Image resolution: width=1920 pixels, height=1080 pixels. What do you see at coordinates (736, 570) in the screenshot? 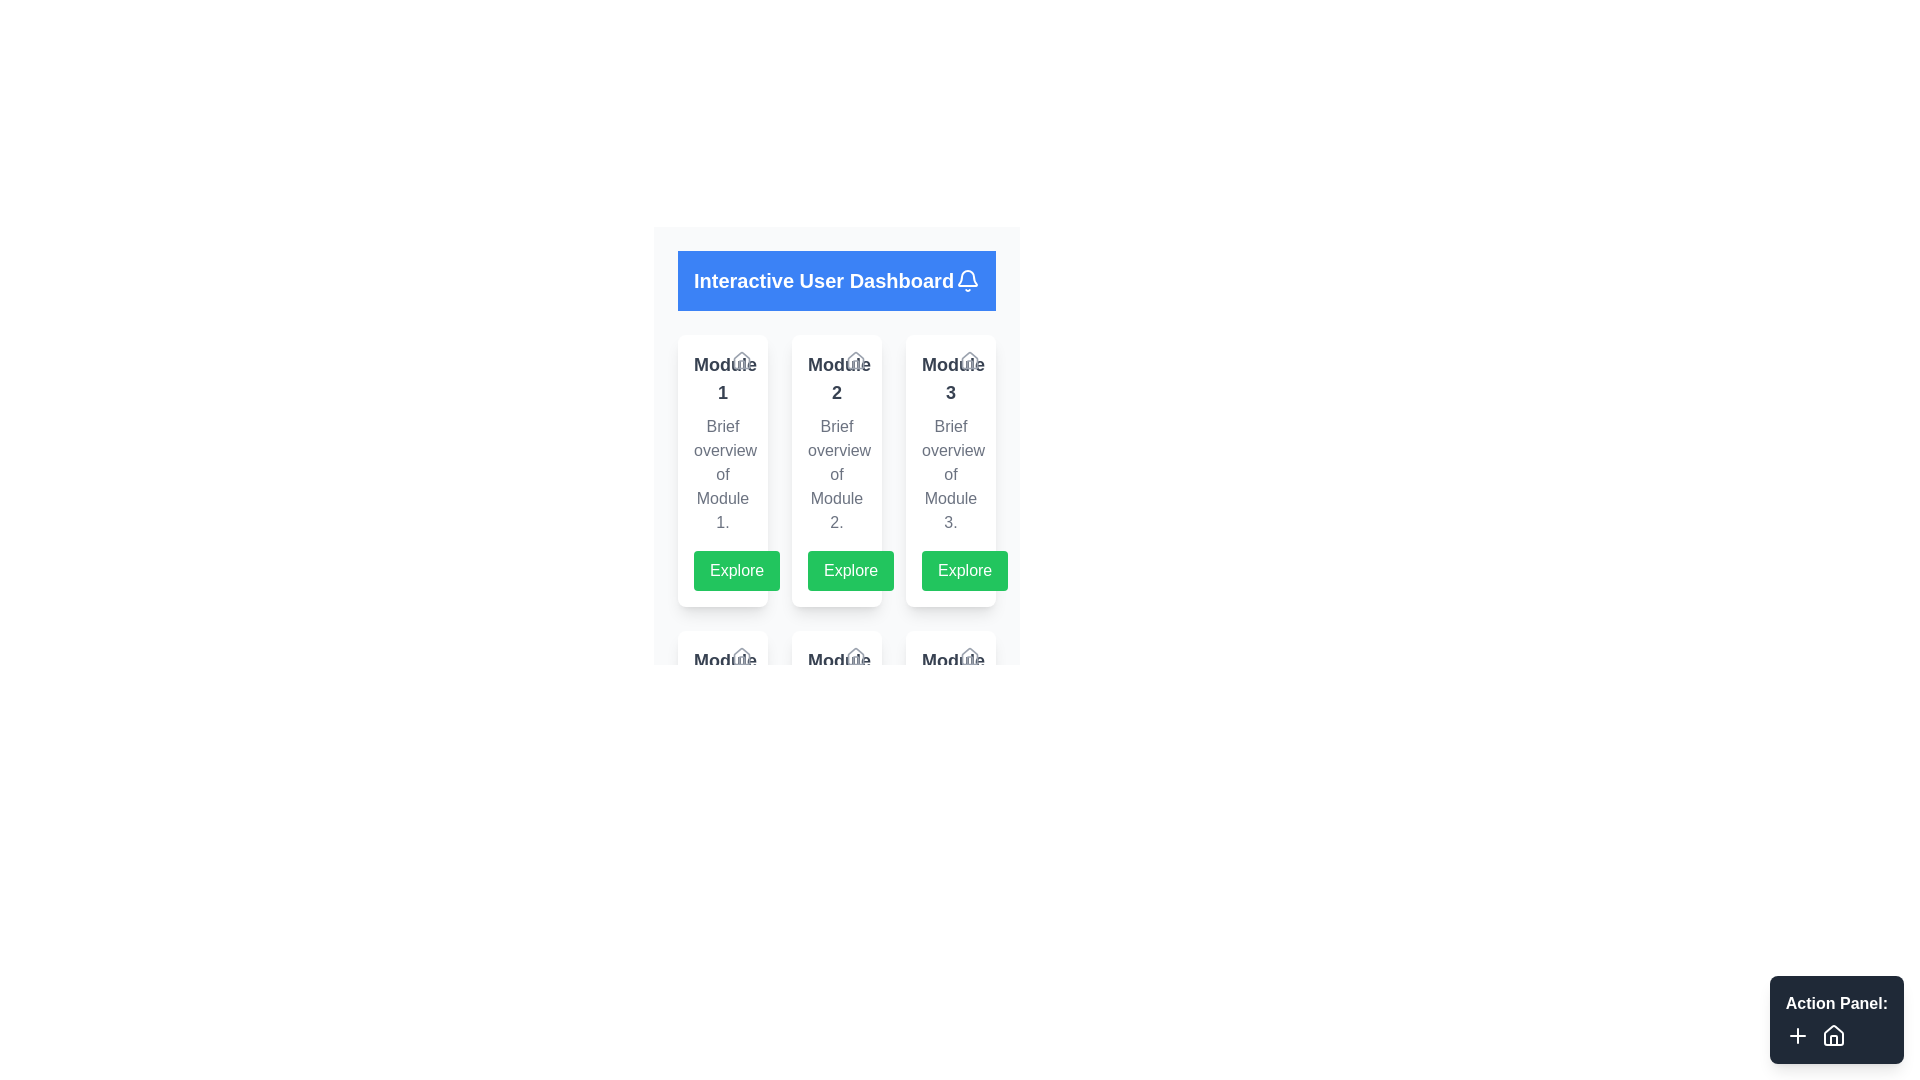
I see `the button located below the text 'Brief overview of Module 1.' in the card representation for 'Module 1'` at bounding box center [736, 570].